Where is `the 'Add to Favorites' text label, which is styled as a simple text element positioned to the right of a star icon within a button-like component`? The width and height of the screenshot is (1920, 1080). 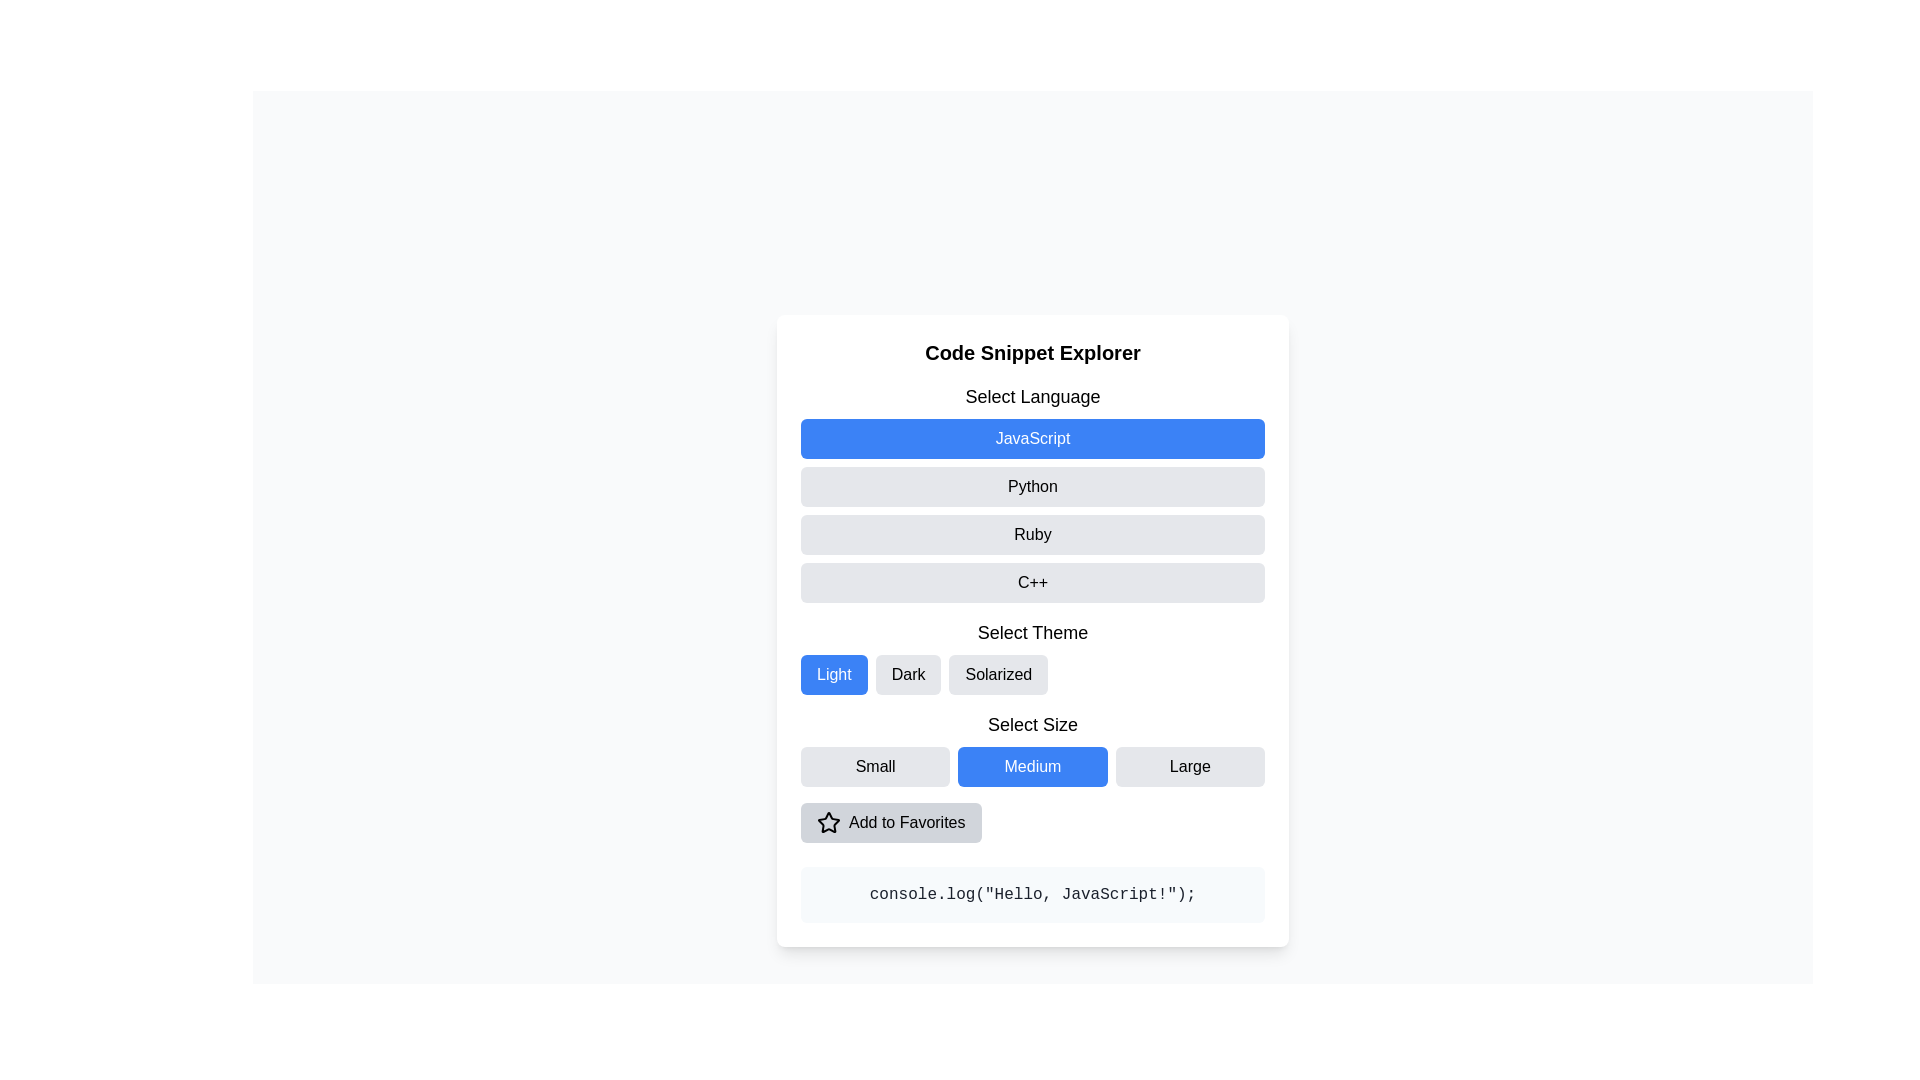
the 'Add to Favorites' text label, which is styled as a simple text element positioned to the right of a star icon within a button-like component is located at coordinates (906, 822).